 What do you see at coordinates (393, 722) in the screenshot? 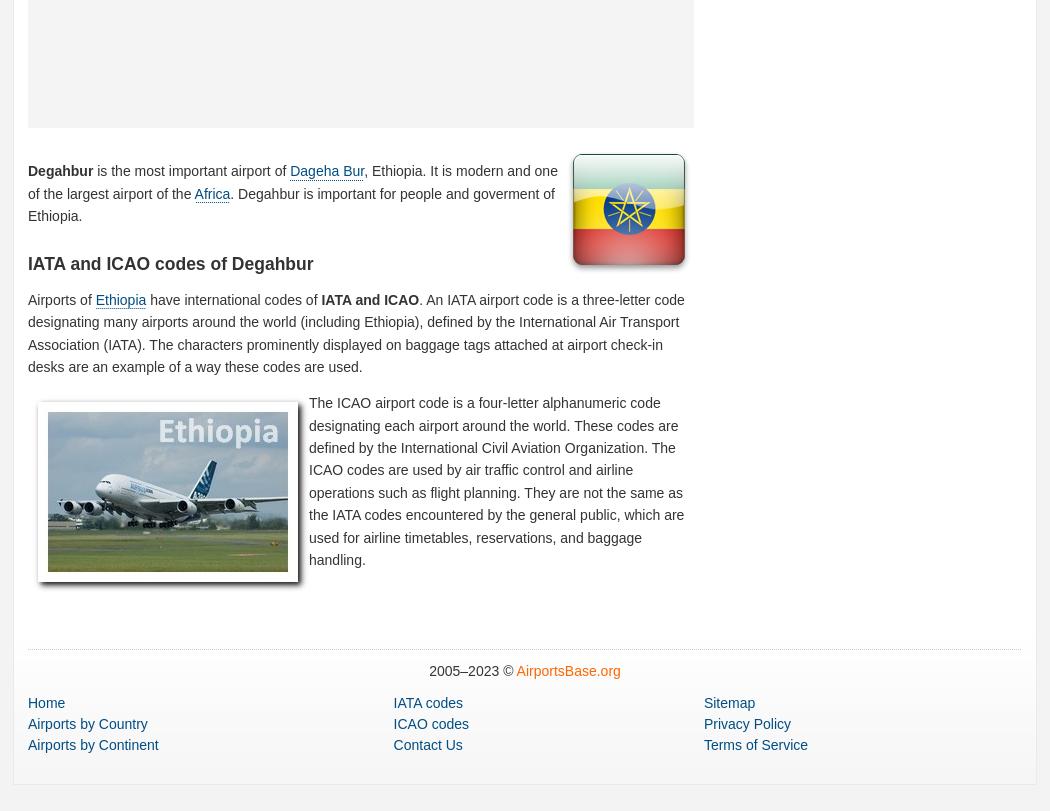
I see `'ICAO codes'` at bounding box center [393, 722].